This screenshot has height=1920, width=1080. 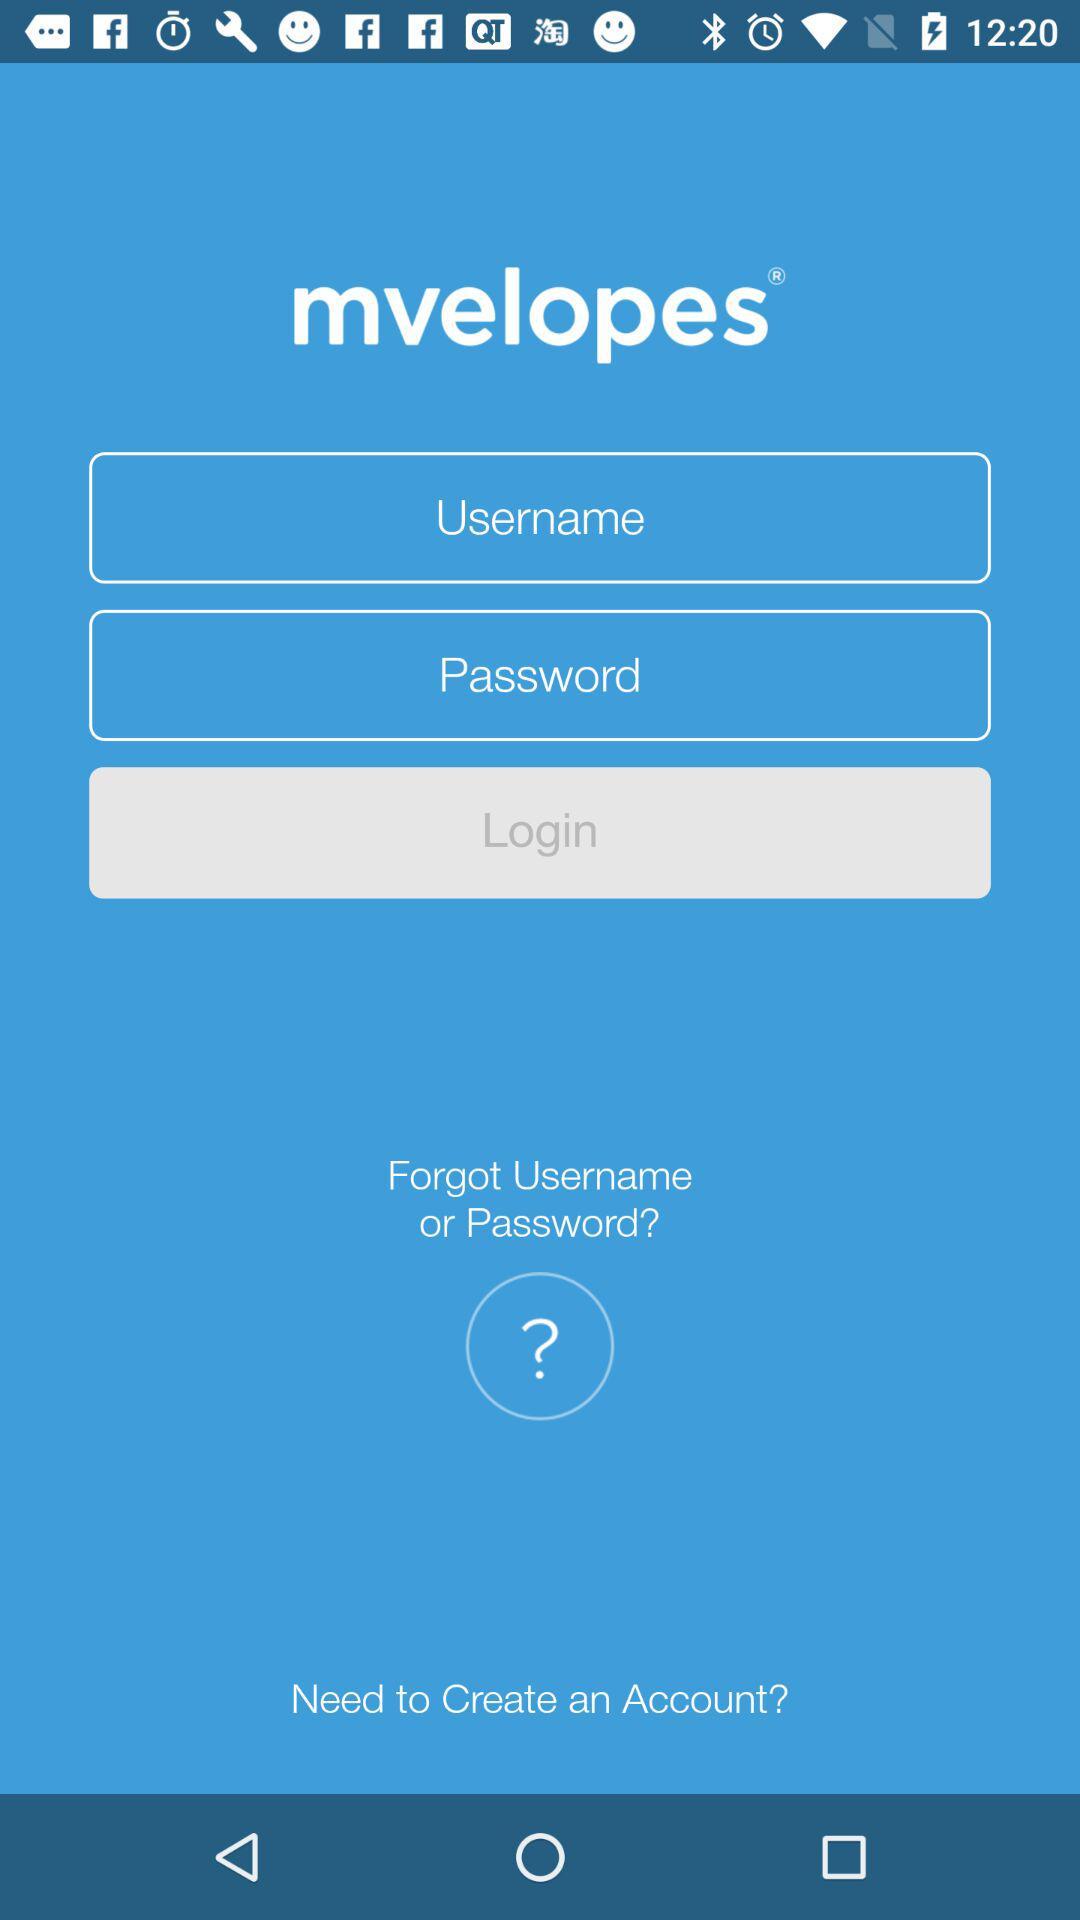 I want to click on icon above the need to create, so click(x=540, y=1346).